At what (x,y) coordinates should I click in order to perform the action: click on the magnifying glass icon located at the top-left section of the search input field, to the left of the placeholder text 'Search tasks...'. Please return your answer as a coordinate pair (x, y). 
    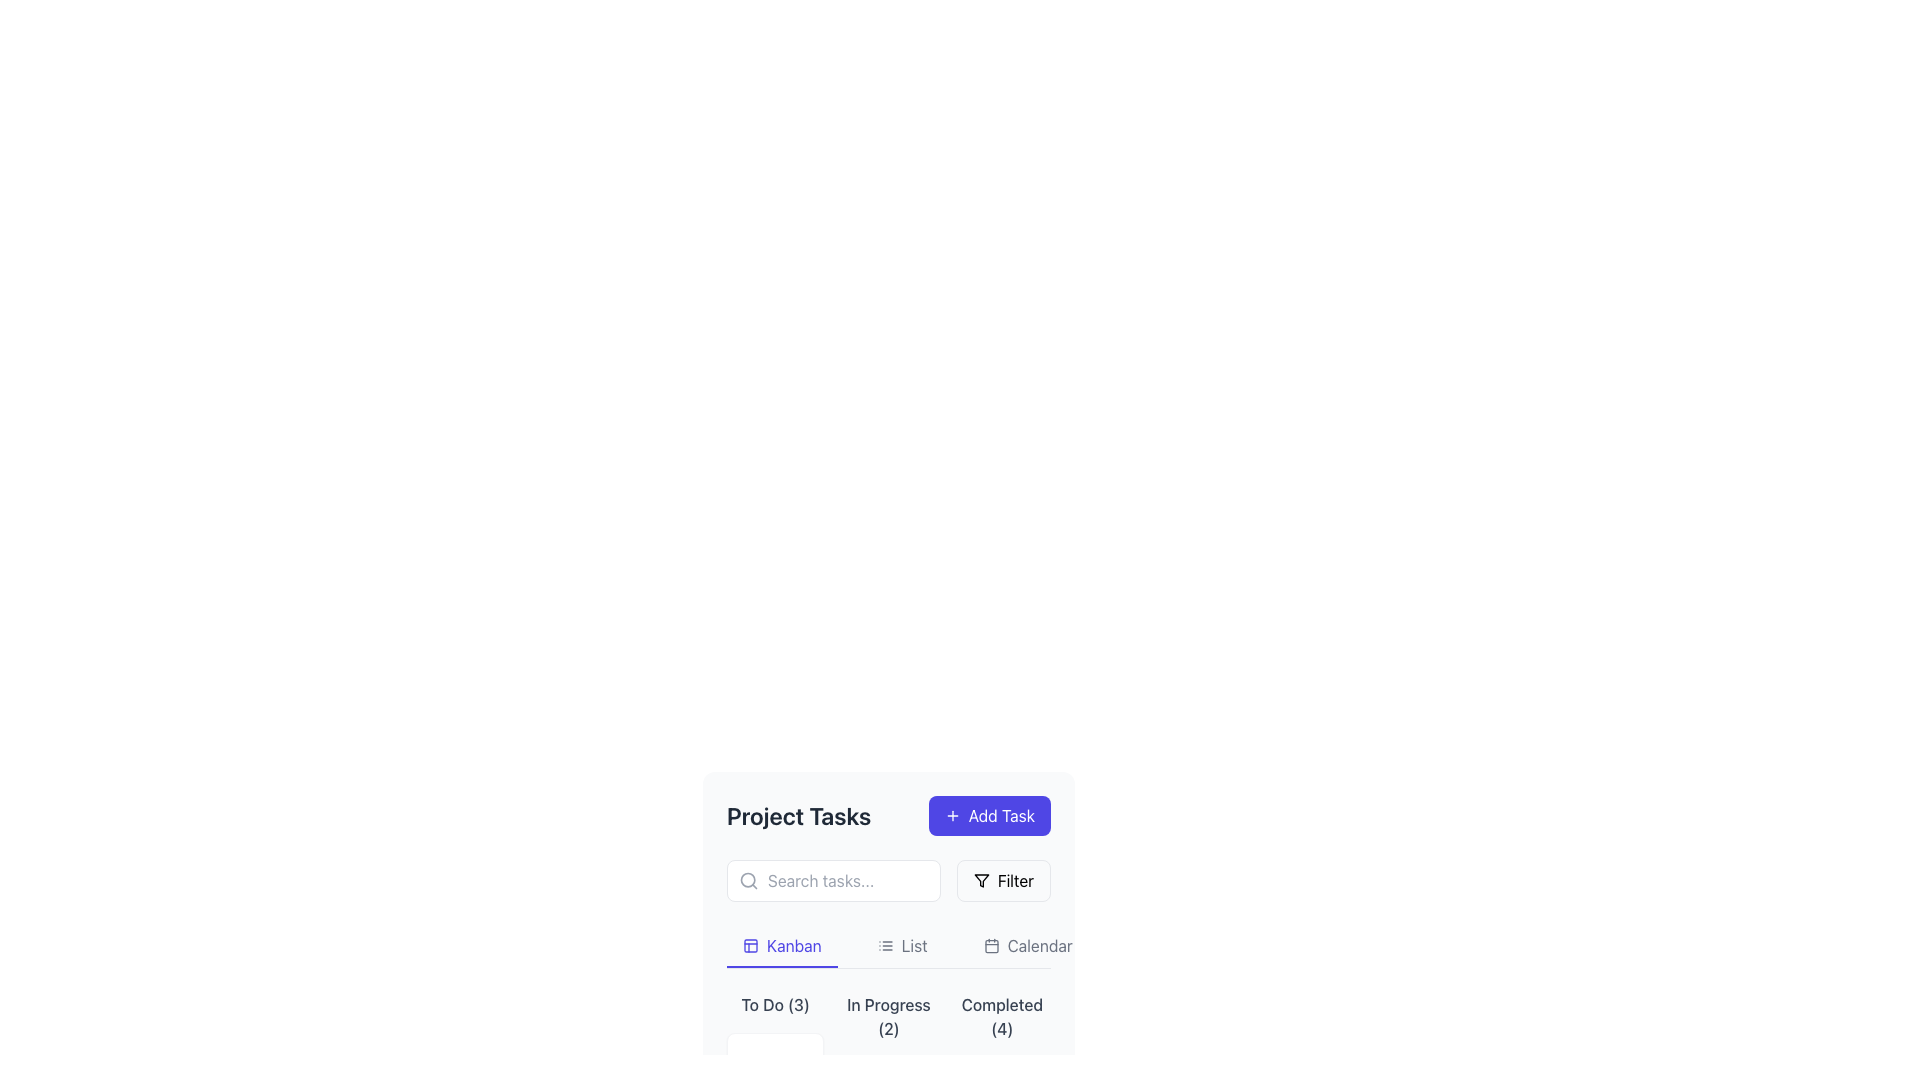
    Looking at the image, I should click on (747, 879).